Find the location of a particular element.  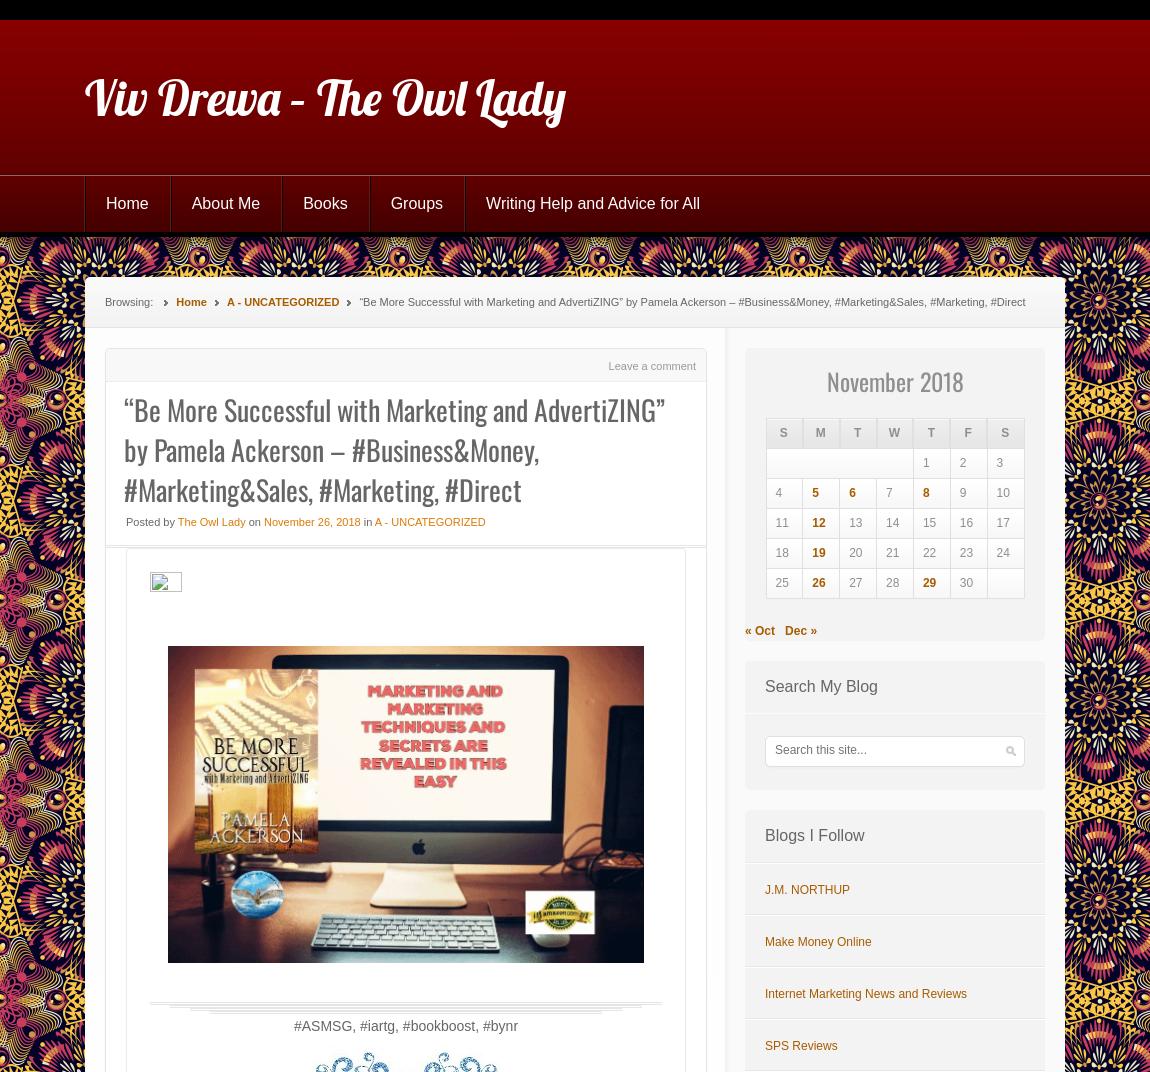

'W' is located at coordinates (888, 431).